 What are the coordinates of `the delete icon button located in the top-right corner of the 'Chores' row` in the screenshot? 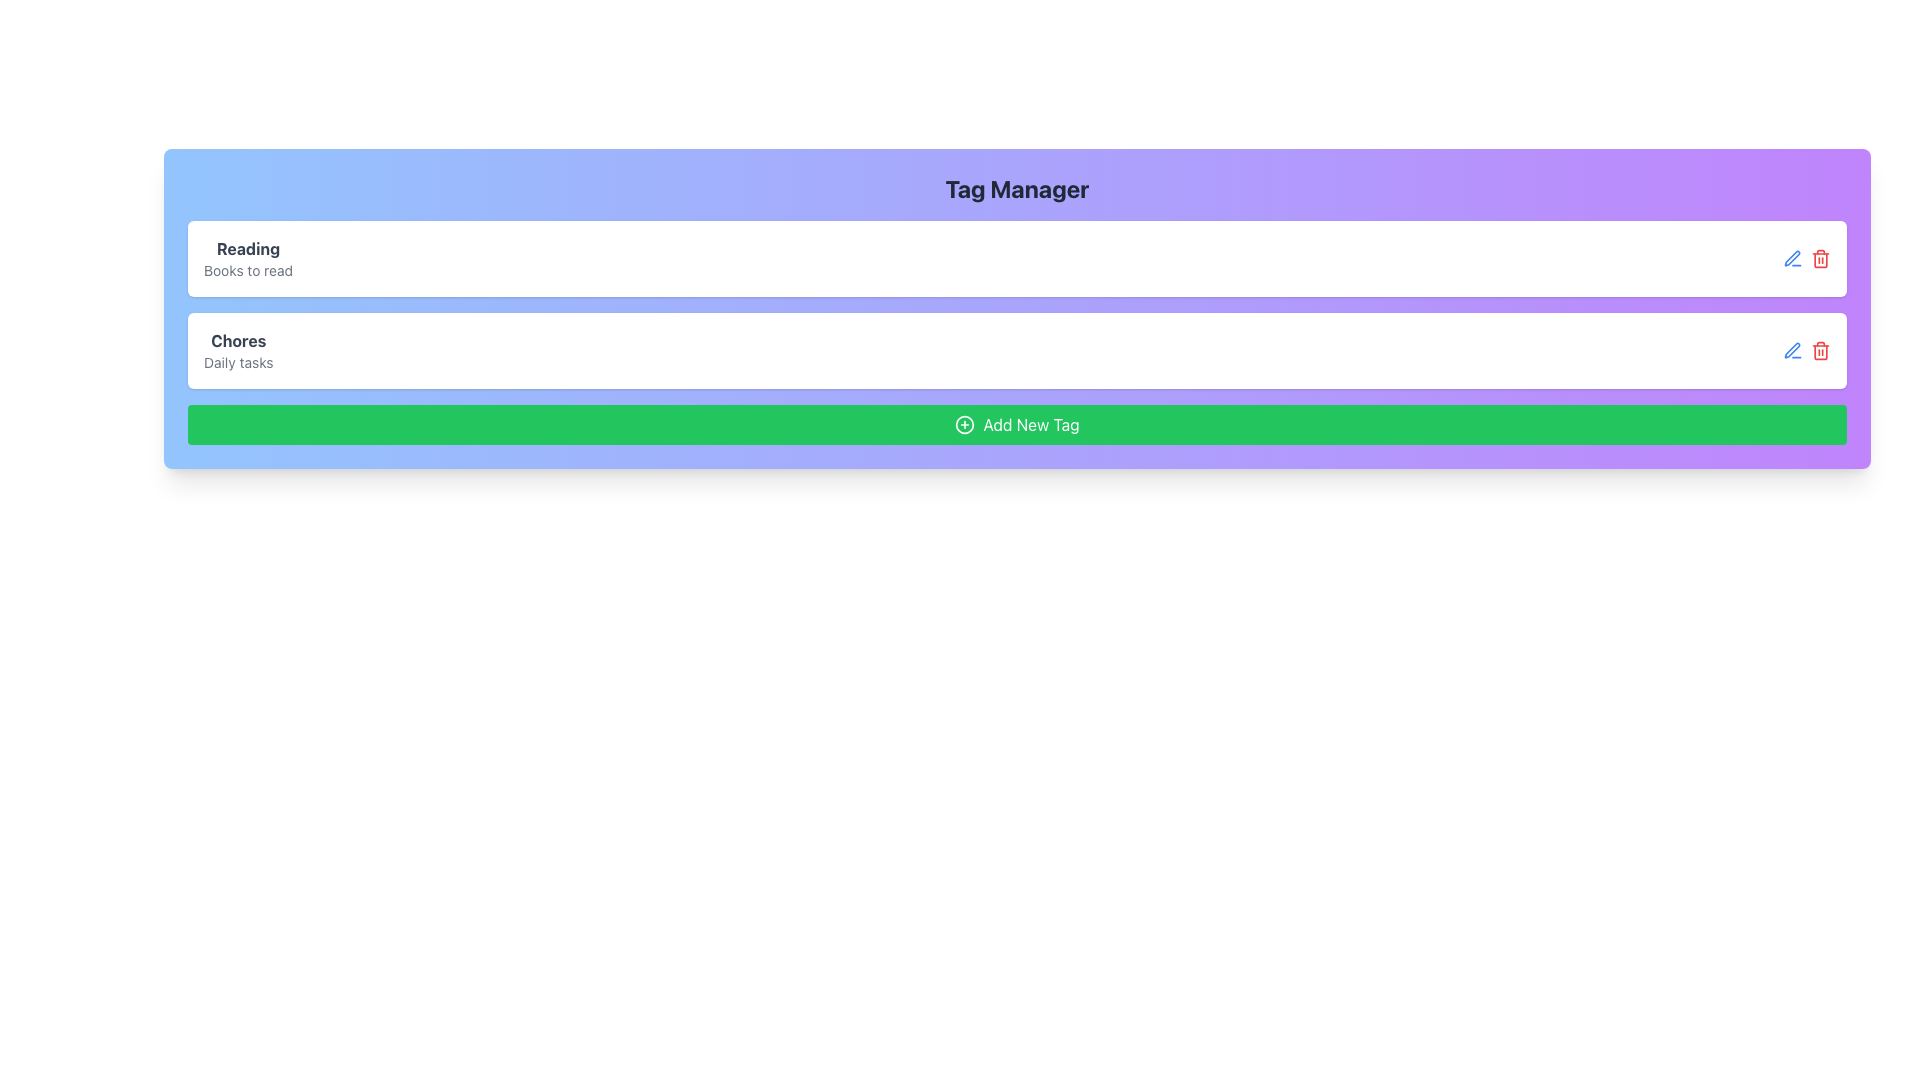 It's located at (1820, 350).